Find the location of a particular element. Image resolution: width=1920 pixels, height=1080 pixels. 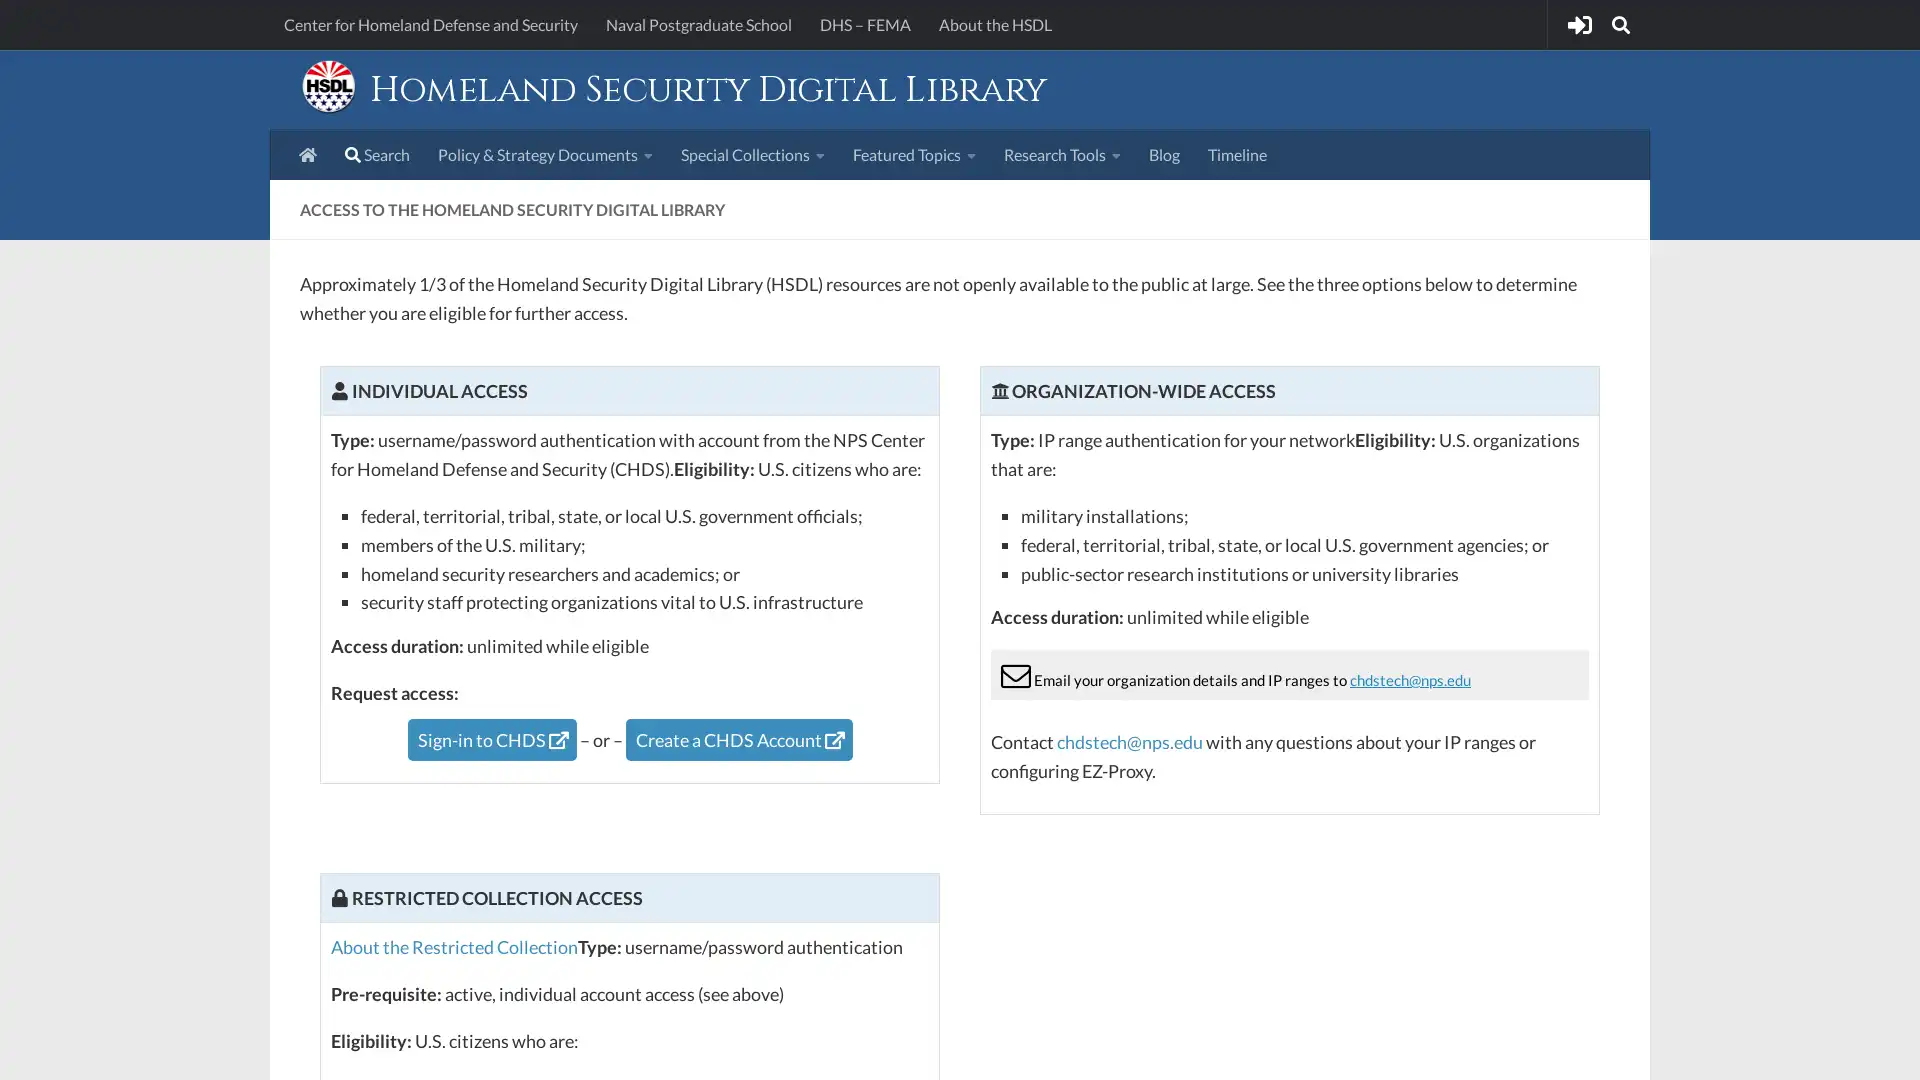

Create a CHDS Account is located at coordinates (737, 739).